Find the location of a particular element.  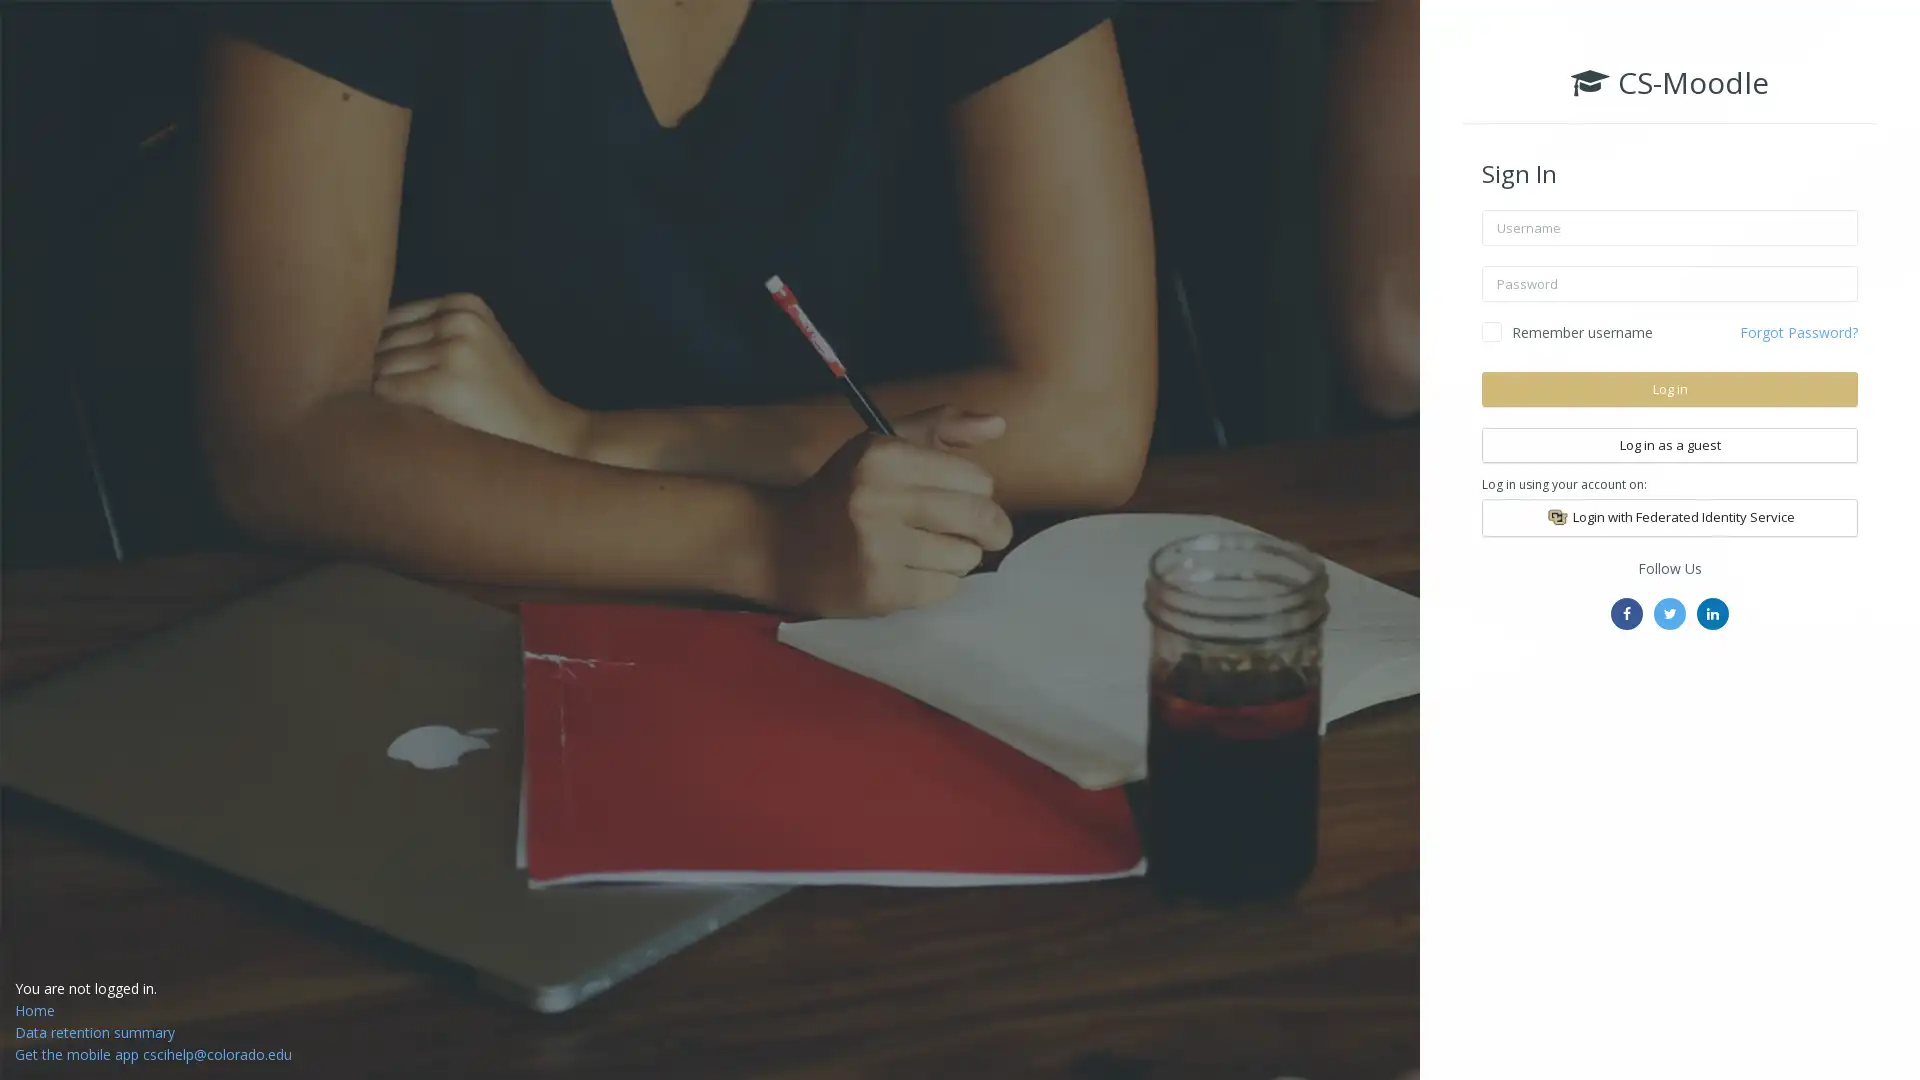

Log in is located at coordinates (1670, 389).